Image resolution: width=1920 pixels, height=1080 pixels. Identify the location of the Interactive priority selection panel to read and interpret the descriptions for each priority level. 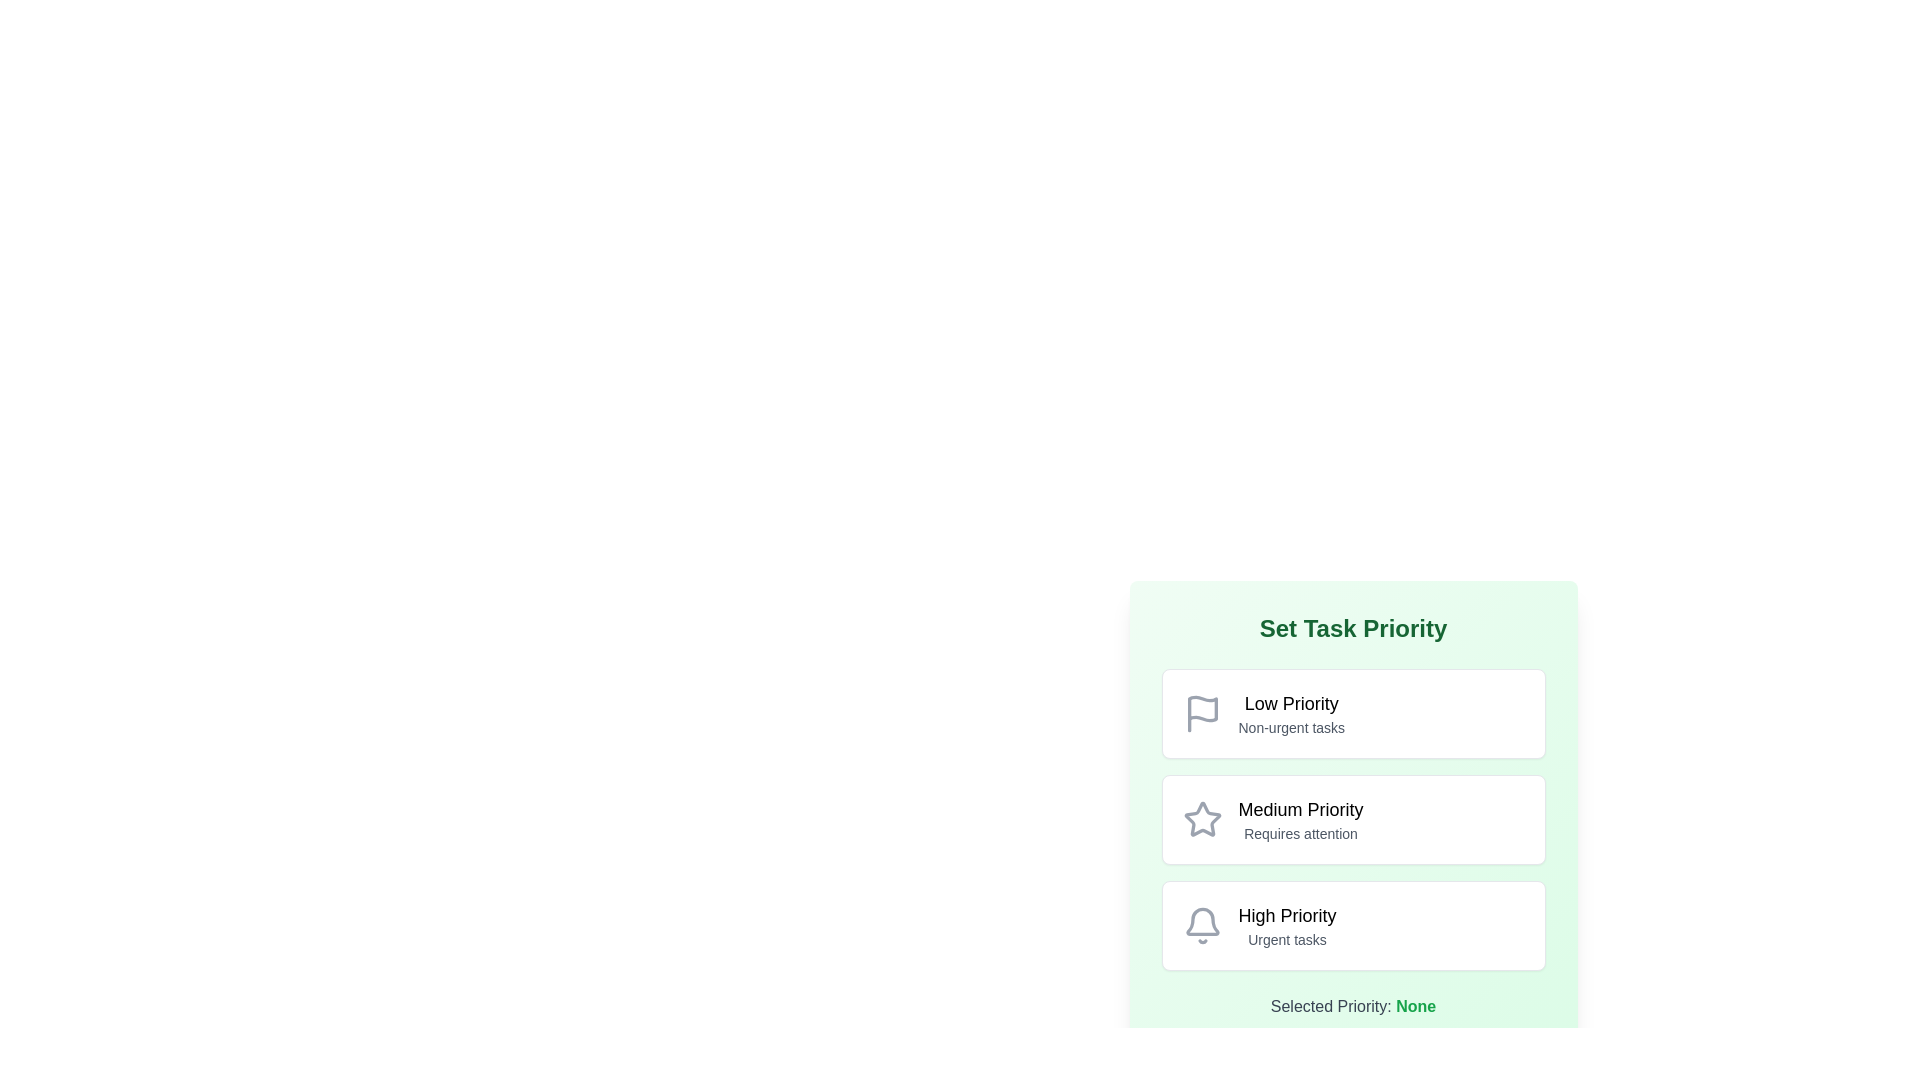
(1353, 816).